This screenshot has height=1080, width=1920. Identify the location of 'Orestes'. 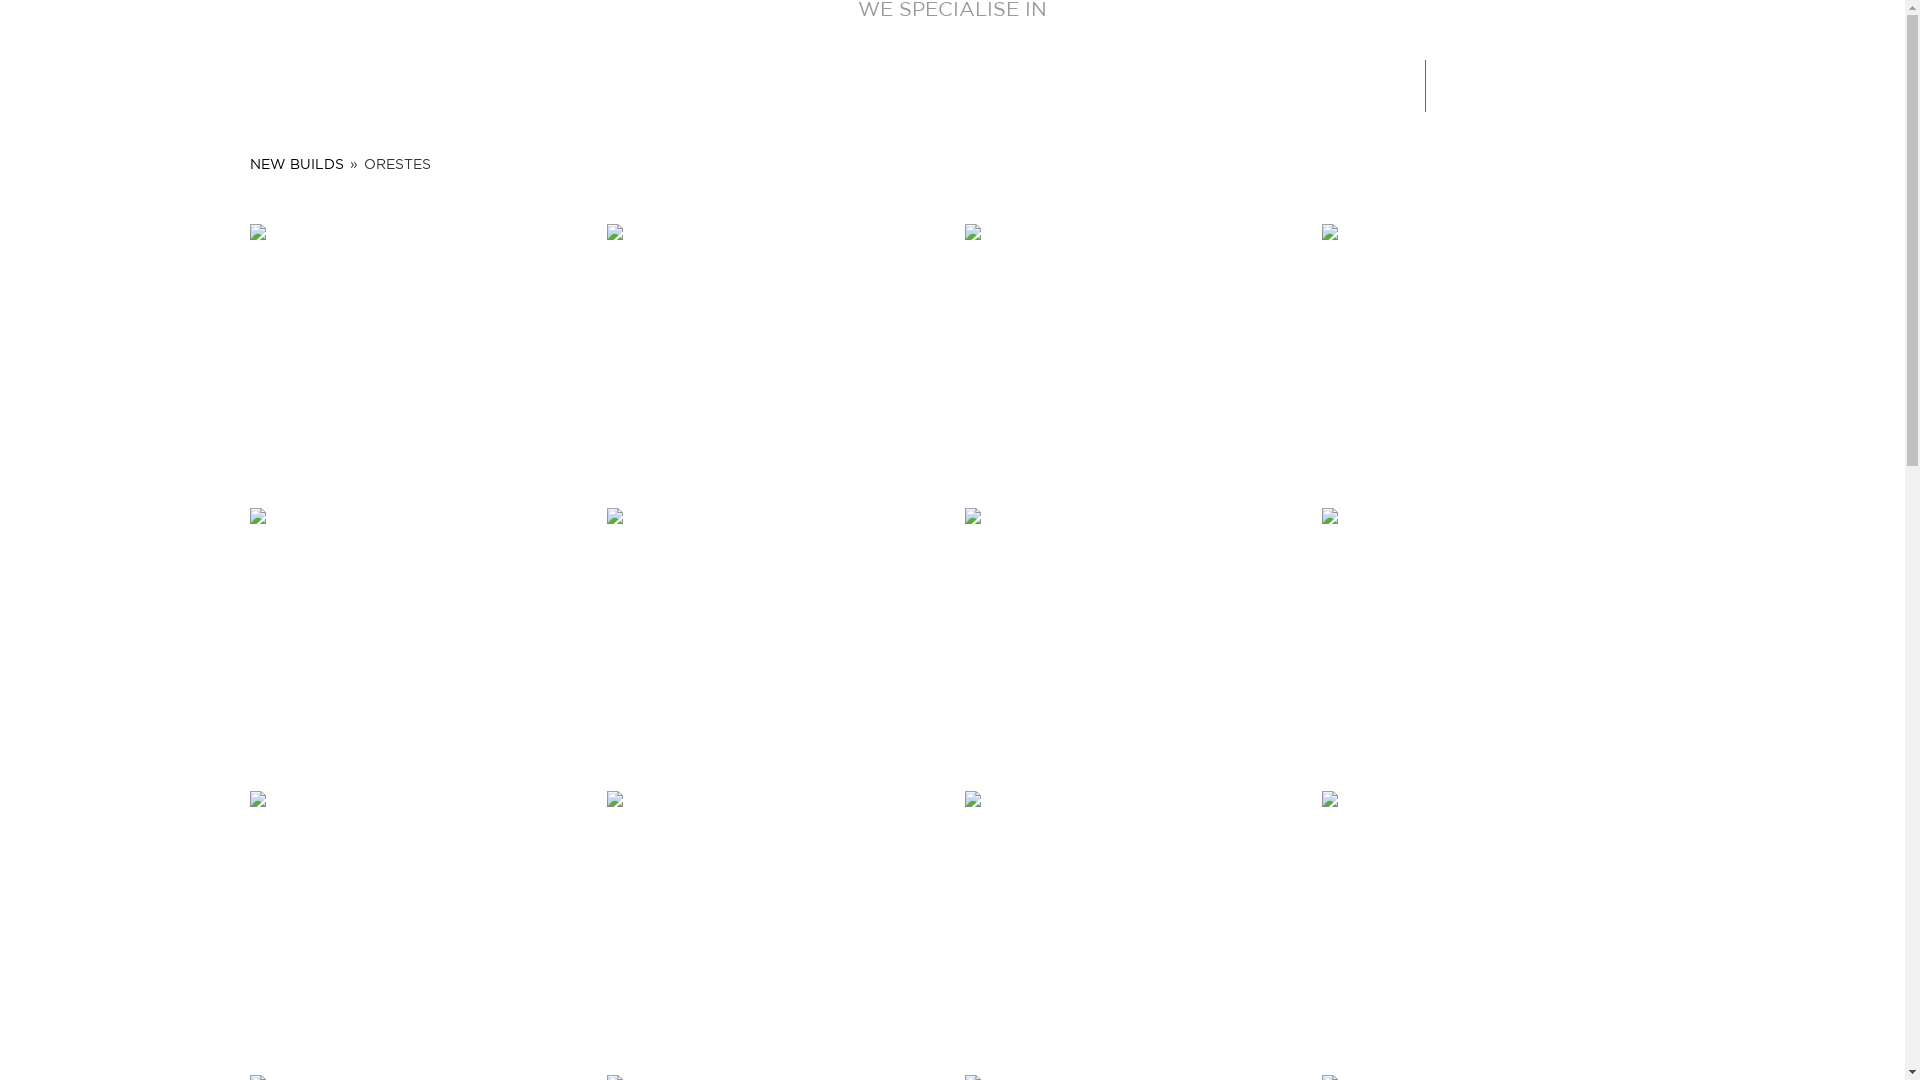
(605, 352).